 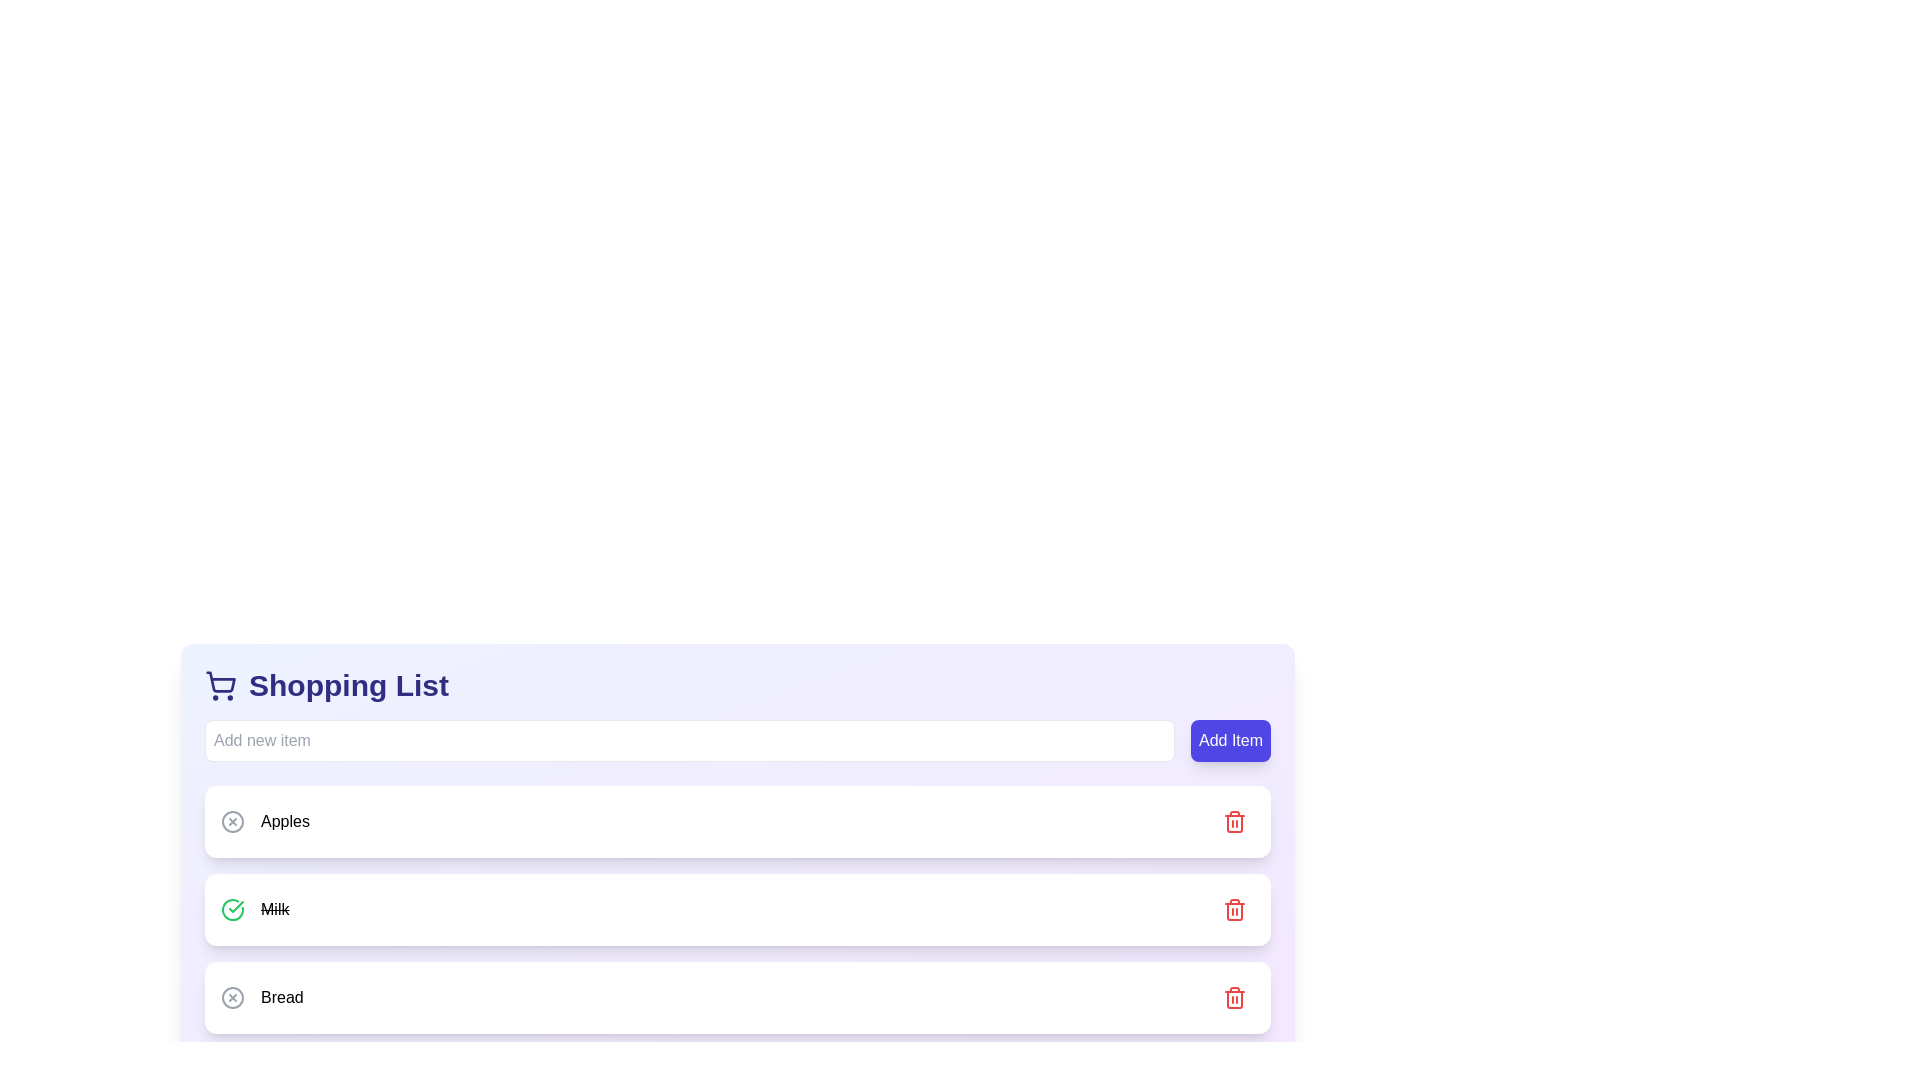 I want to click on the static text label displaying 'Apples', so click(x=264, y=821).